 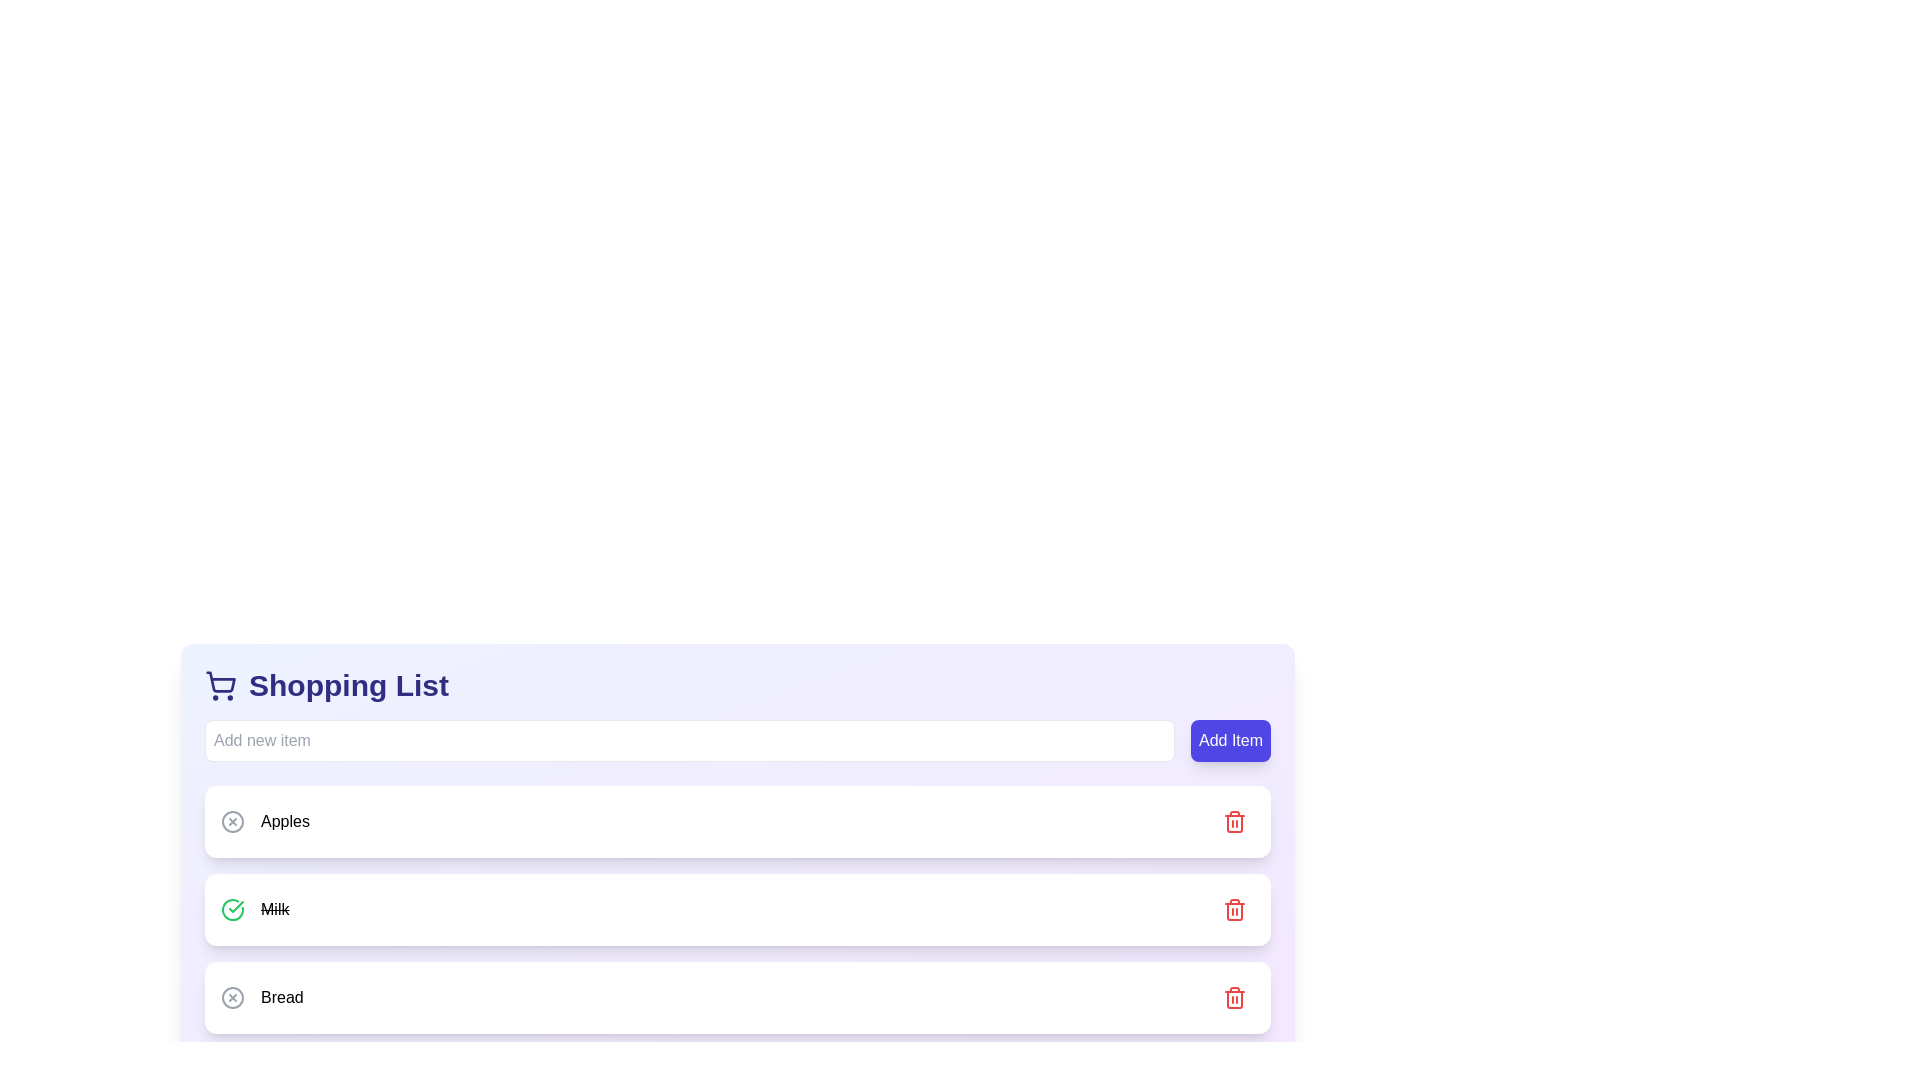 I want to click on the static text label displaying 'Apples', so click(x=264, y=821).